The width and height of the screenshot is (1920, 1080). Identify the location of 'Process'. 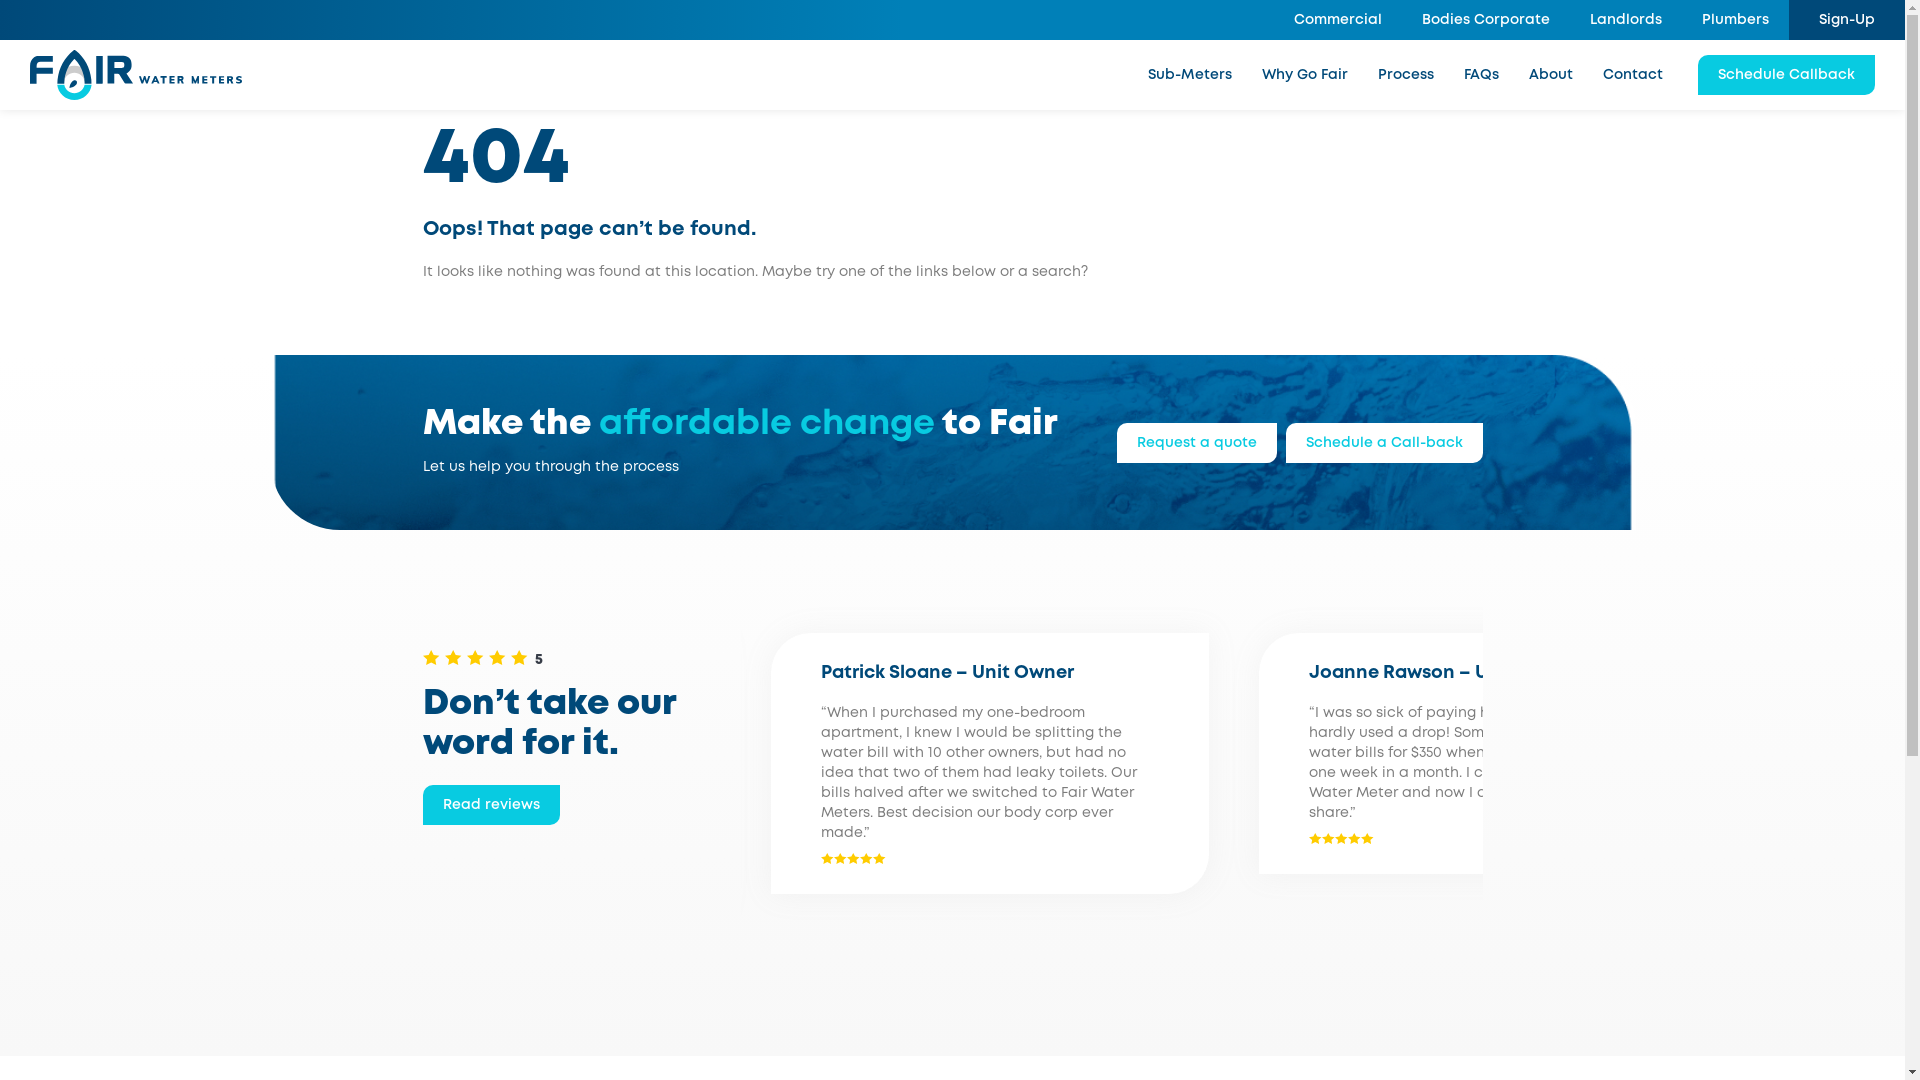
(1405, 73).